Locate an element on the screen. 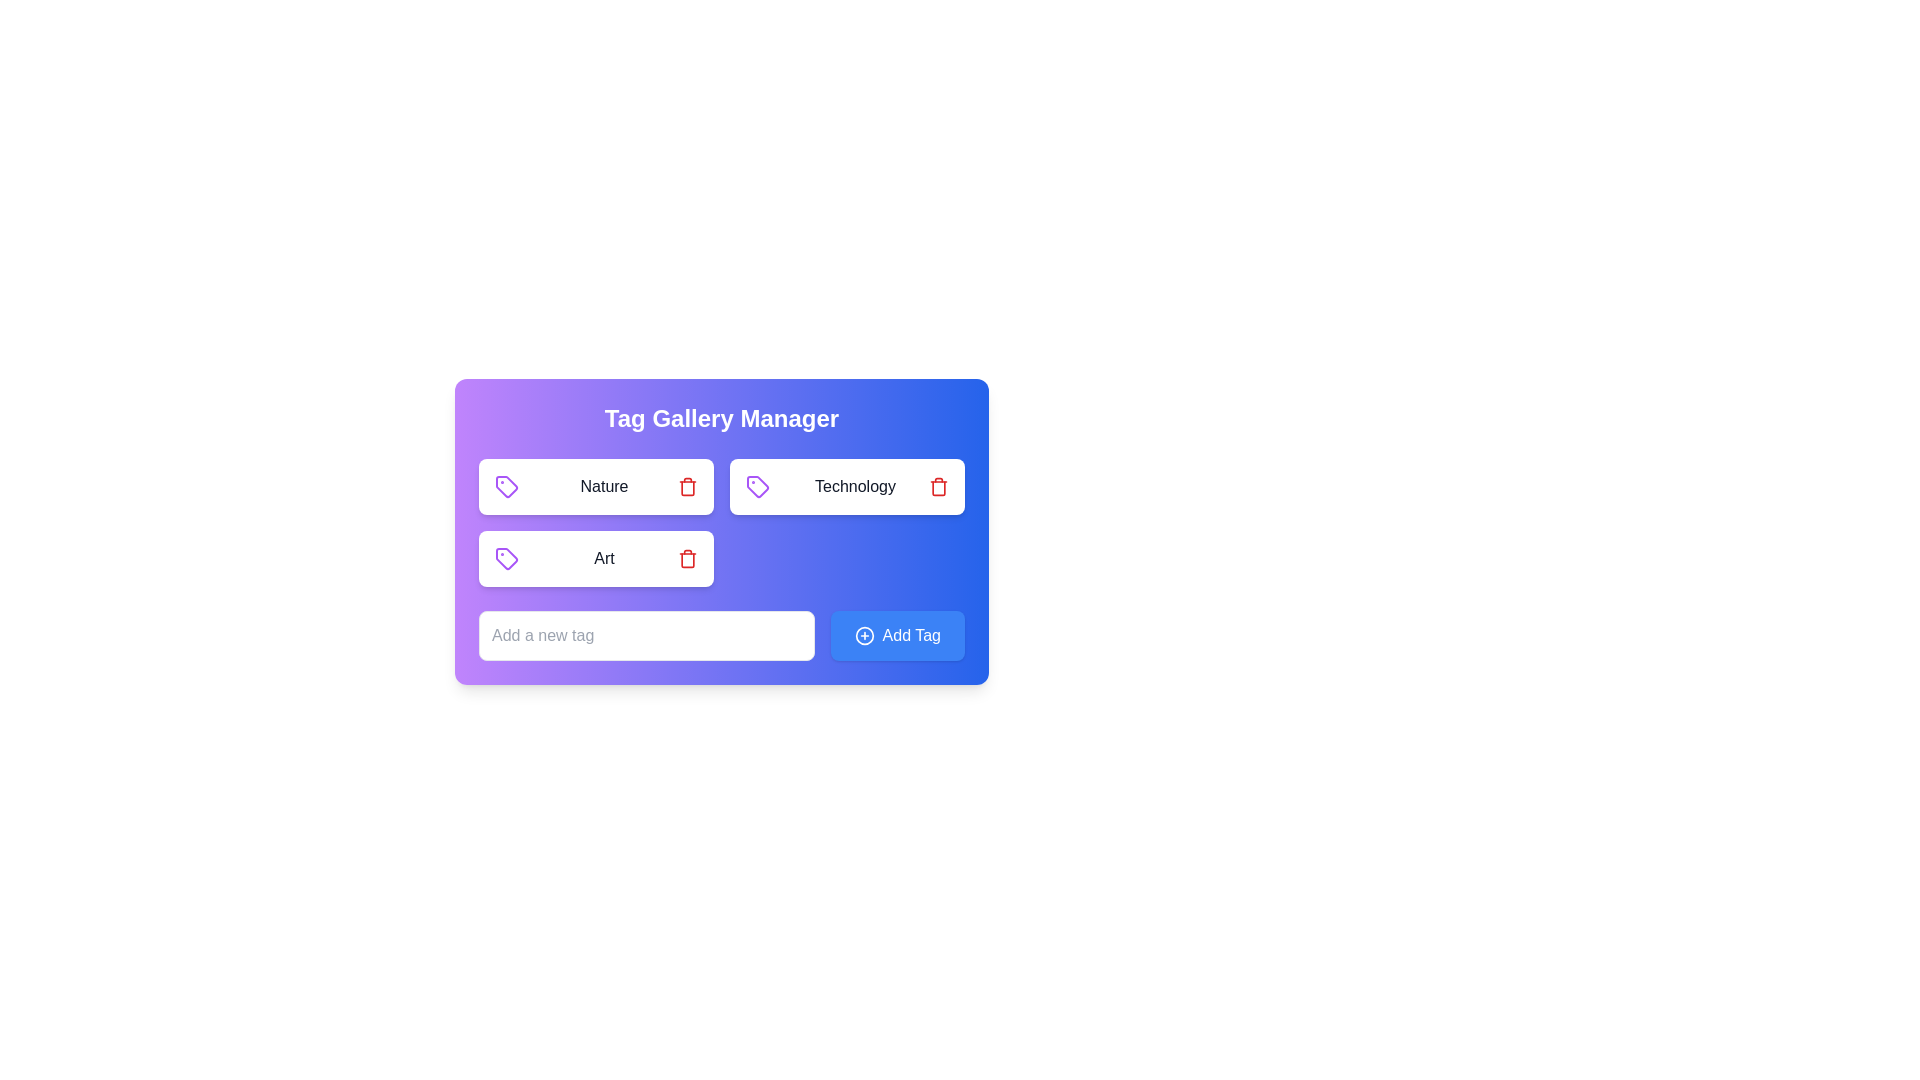  the 'Add Tag' button, which has a blue background and white text with a plus sign icon is located at coordinates (896, 636).